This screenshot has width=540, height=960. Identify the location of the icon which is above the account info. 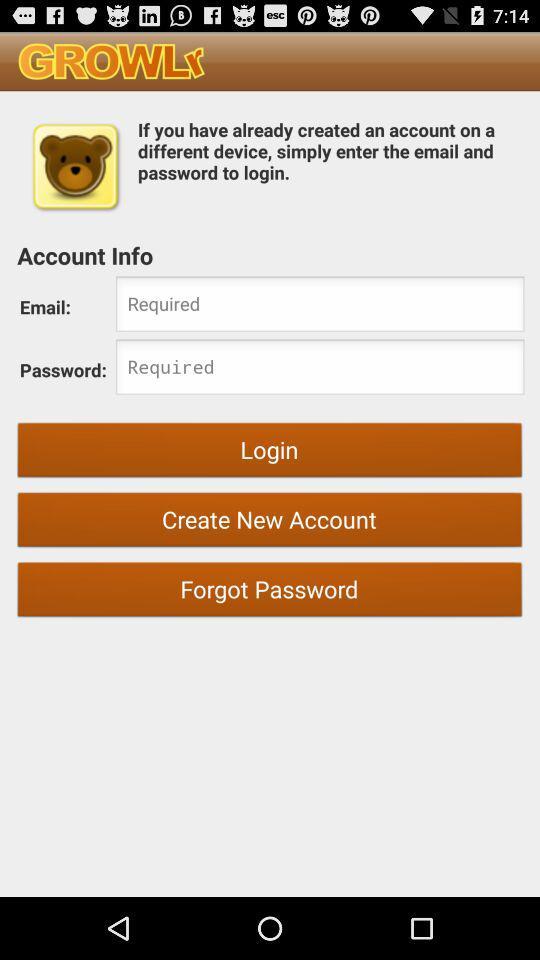
(74, 165).